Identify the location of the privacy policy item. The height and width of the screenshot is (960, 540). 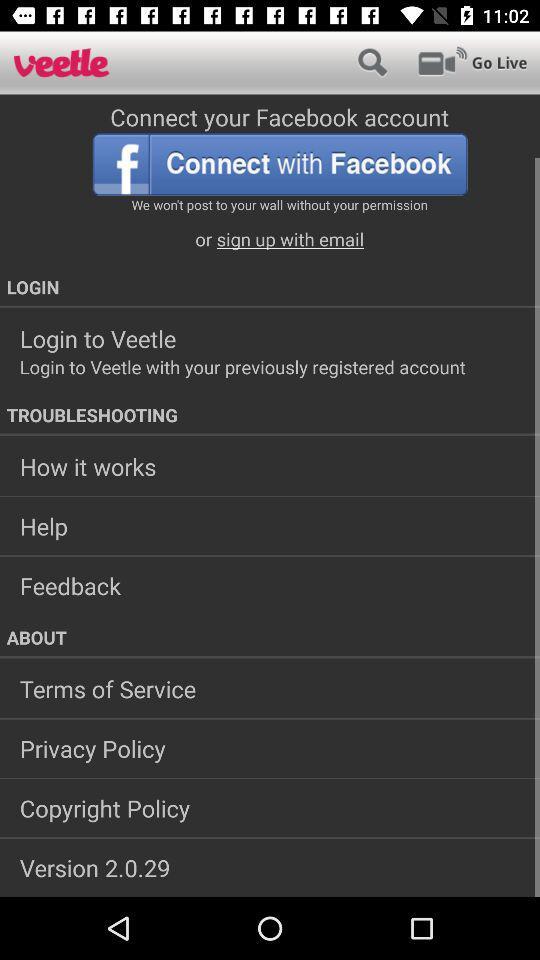
(270, 747).